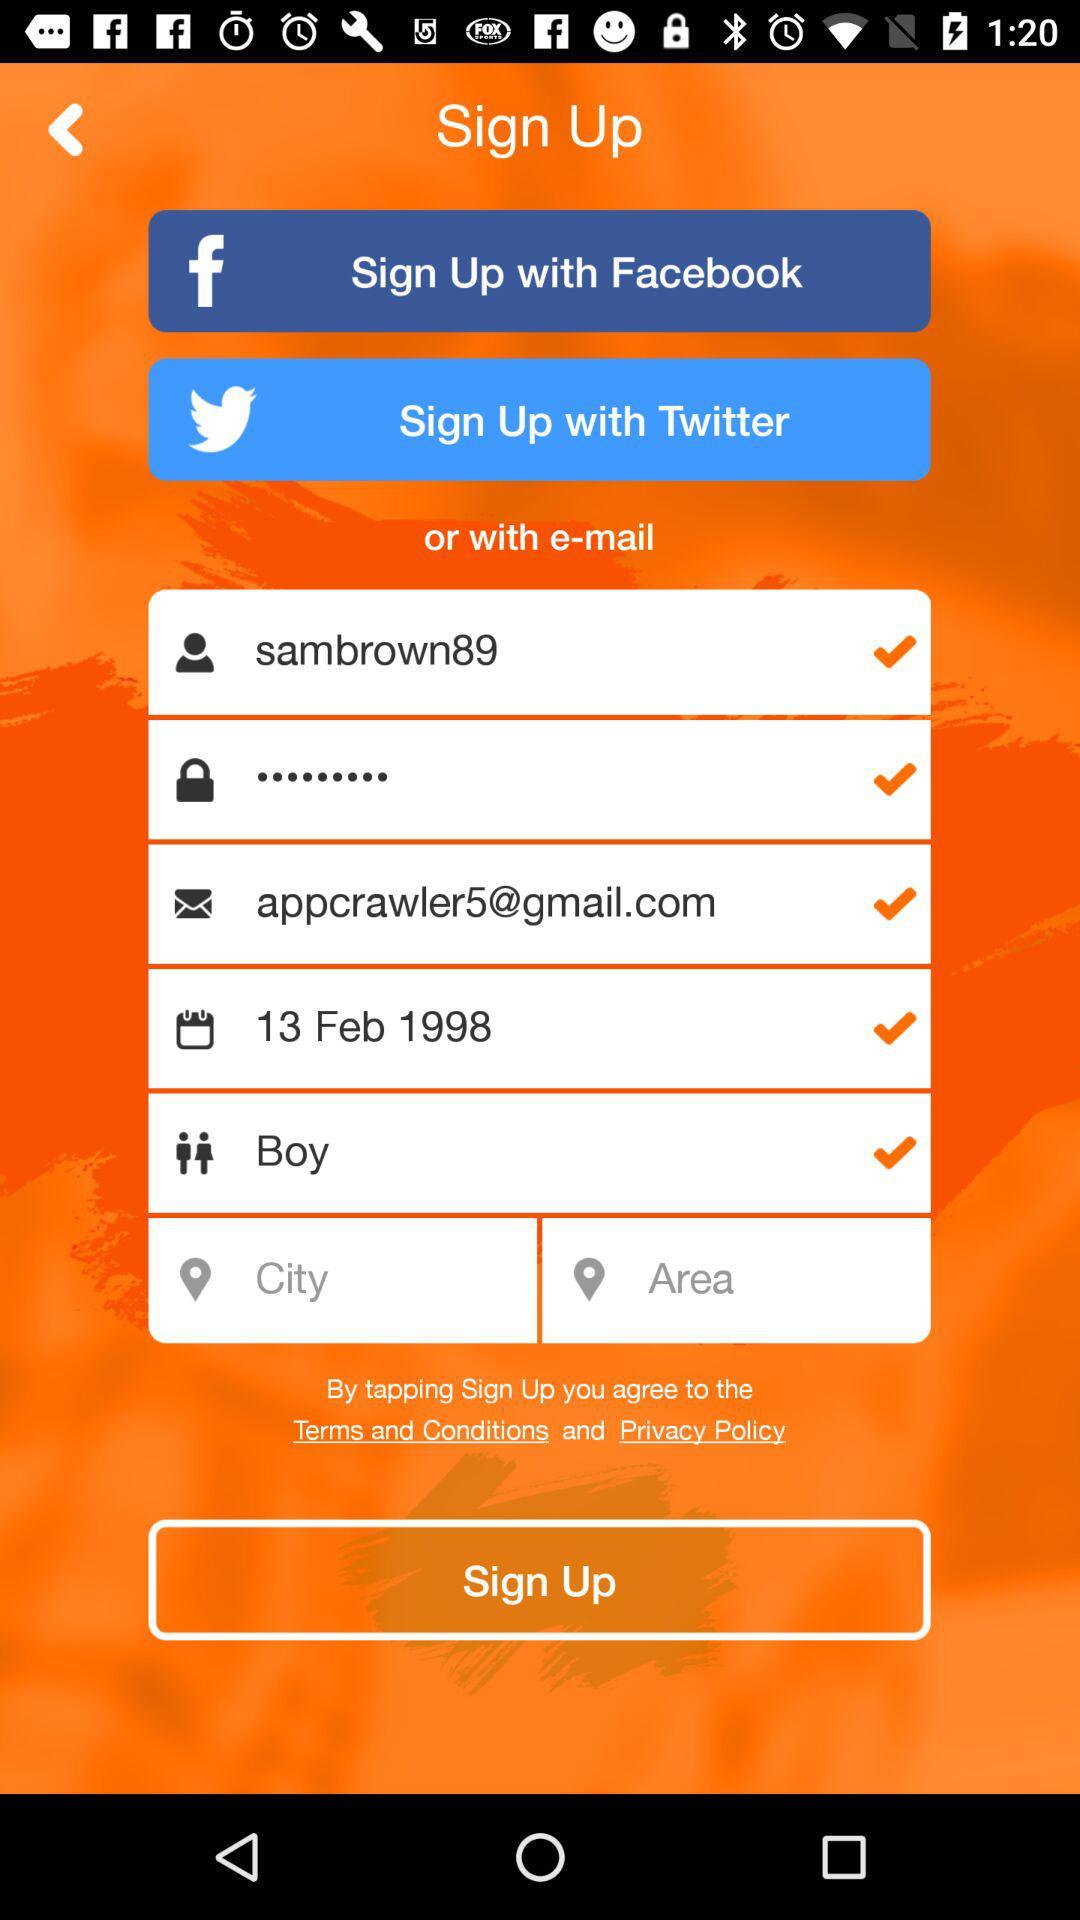 The width and height of the screenshot is (1080, 1920). Describe the element at coordinates (701, 1430) in the screenshot. I see `the icon next to and icon` at that location.